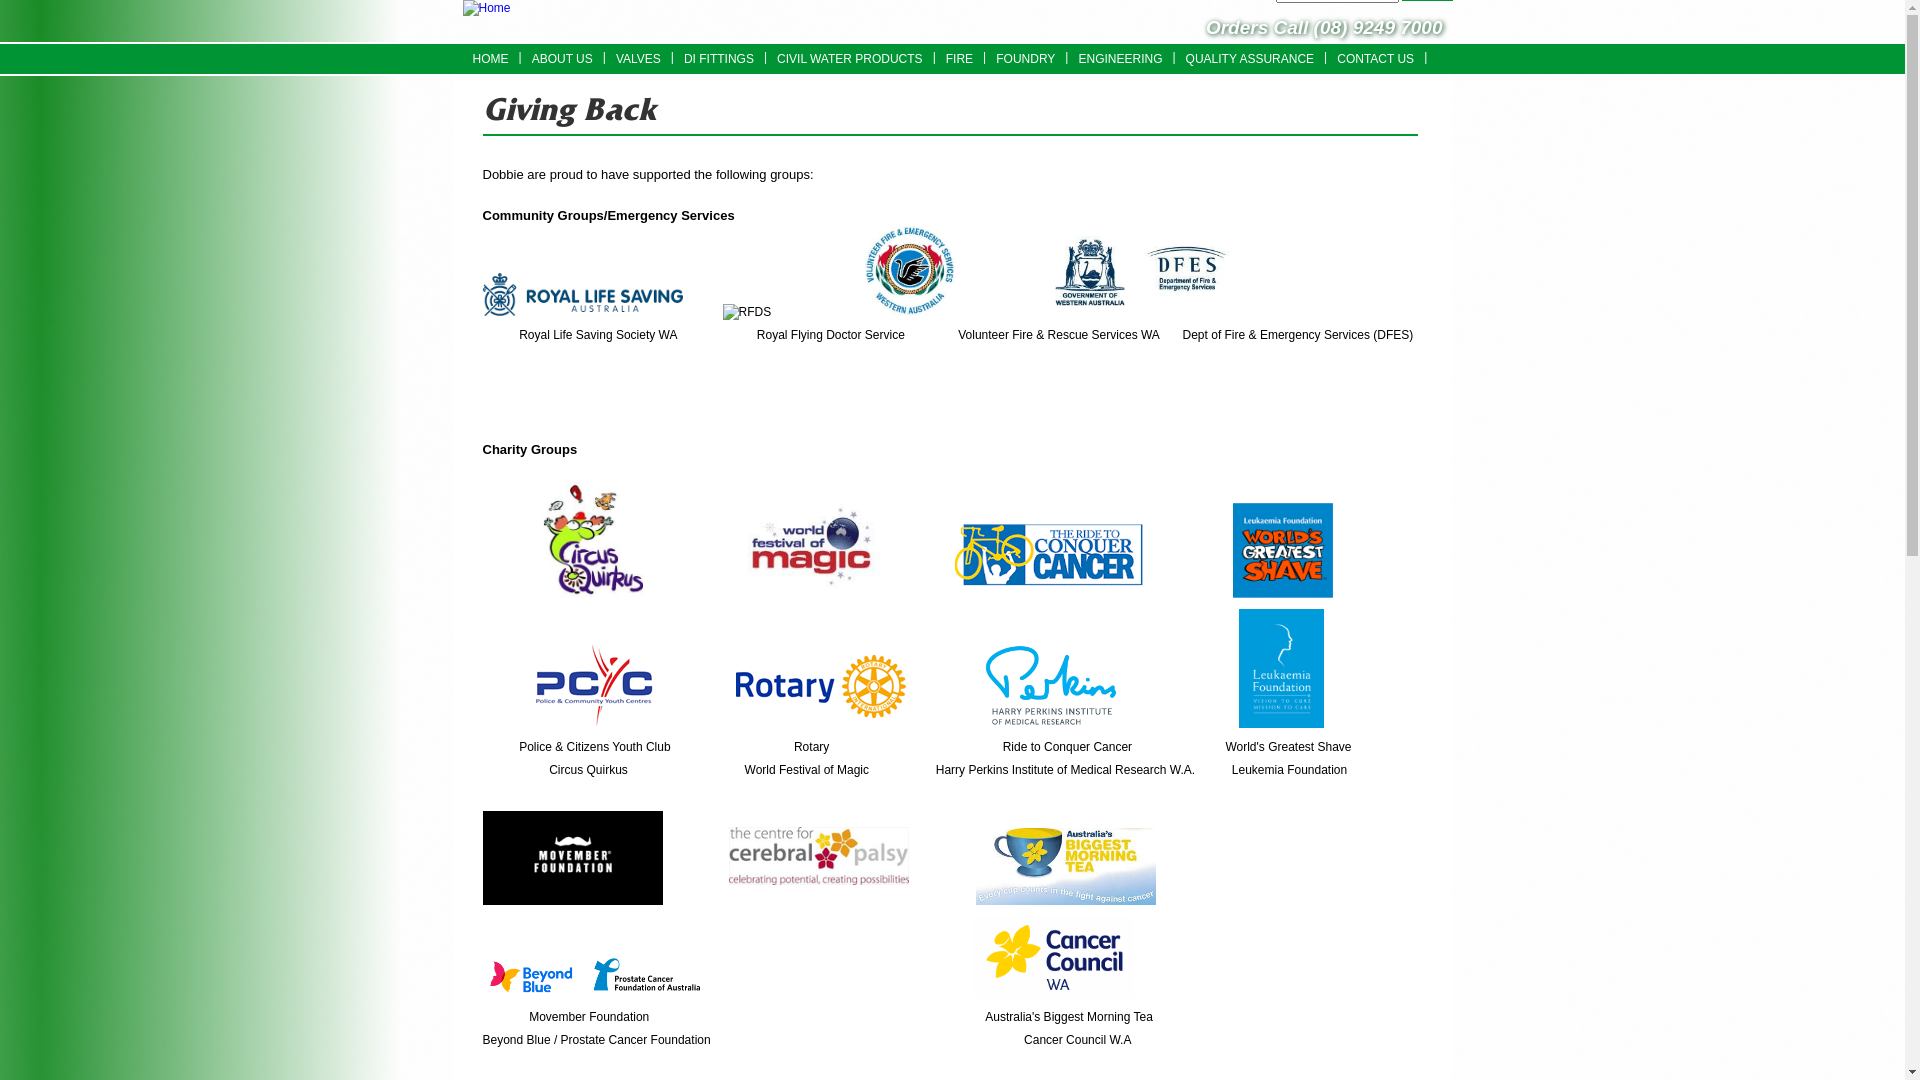 The image size is (1920, 1080). What do you see at coordinates (485, 8) in the screenshot?
I see `'Home'` at bounding box center [485, 8].